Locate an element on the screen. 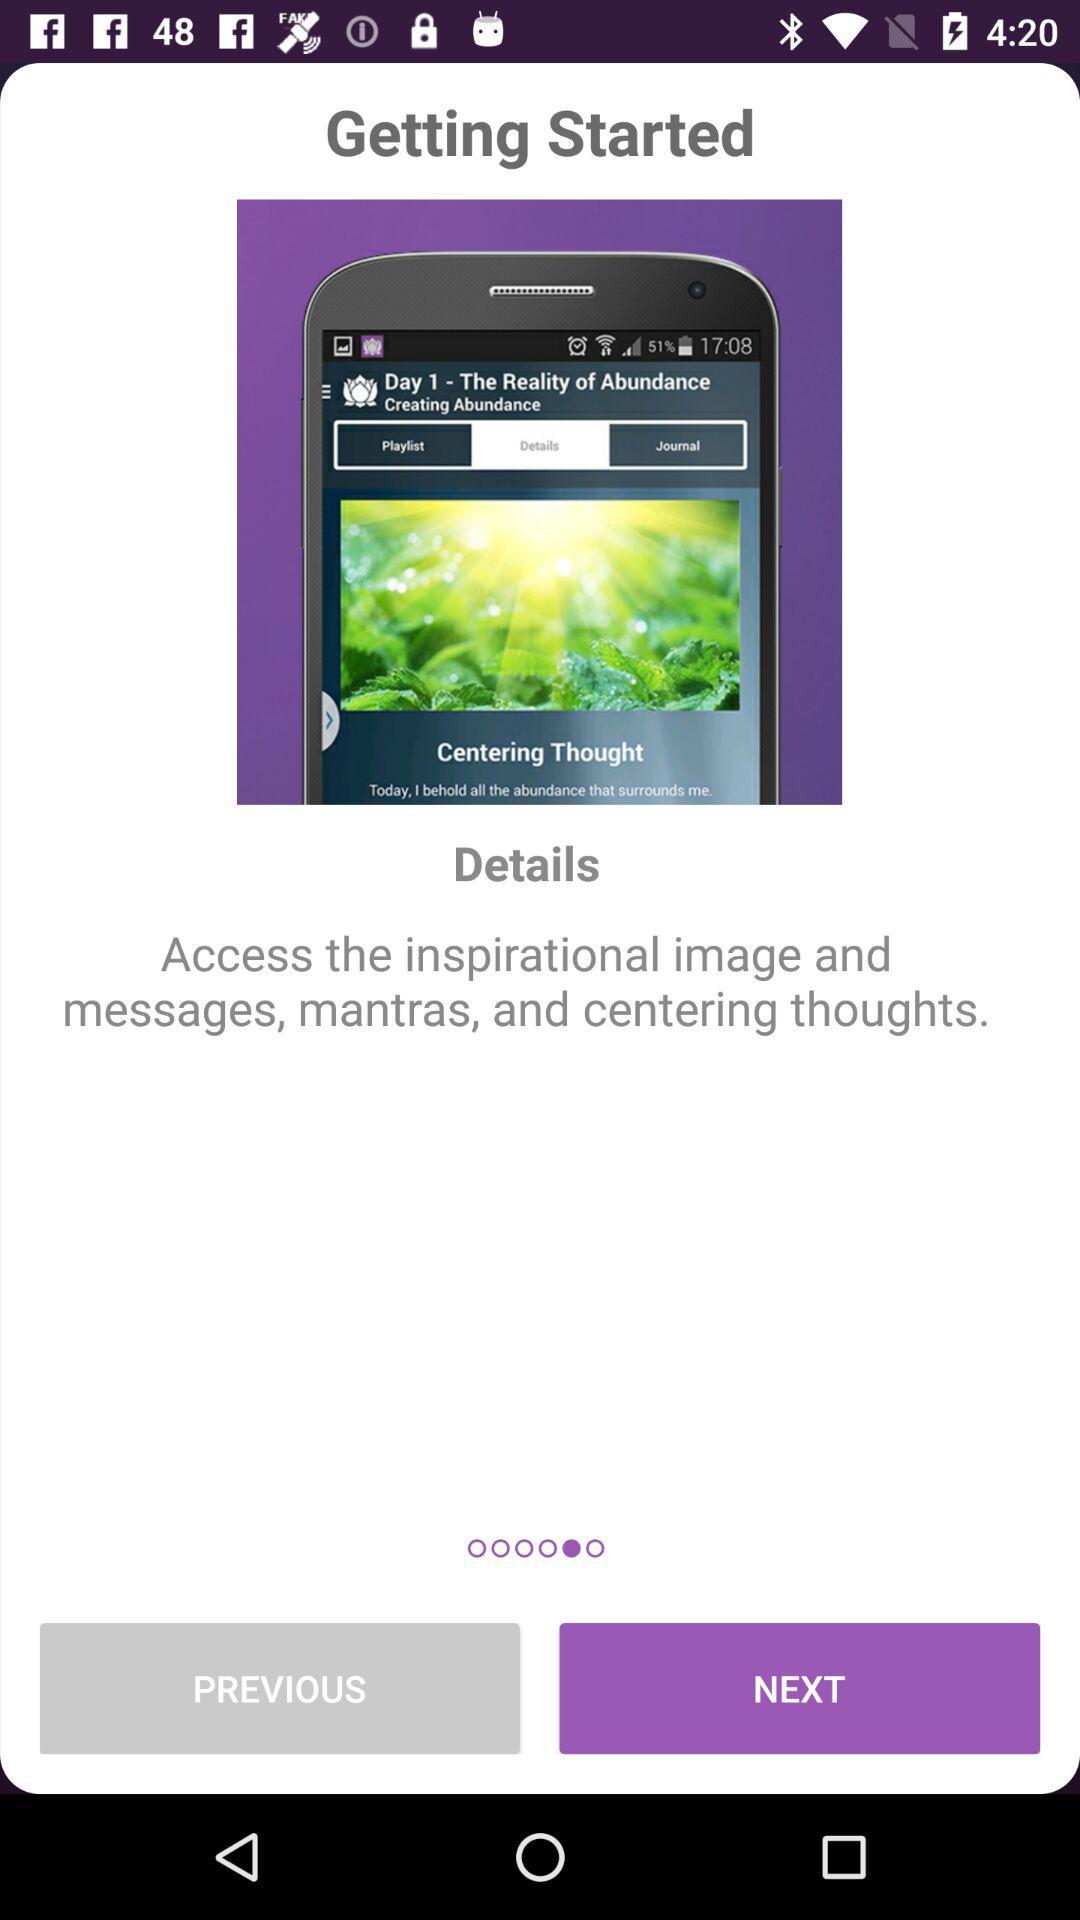  the next at the bottom right corner is located at coordinates (798, 1687).